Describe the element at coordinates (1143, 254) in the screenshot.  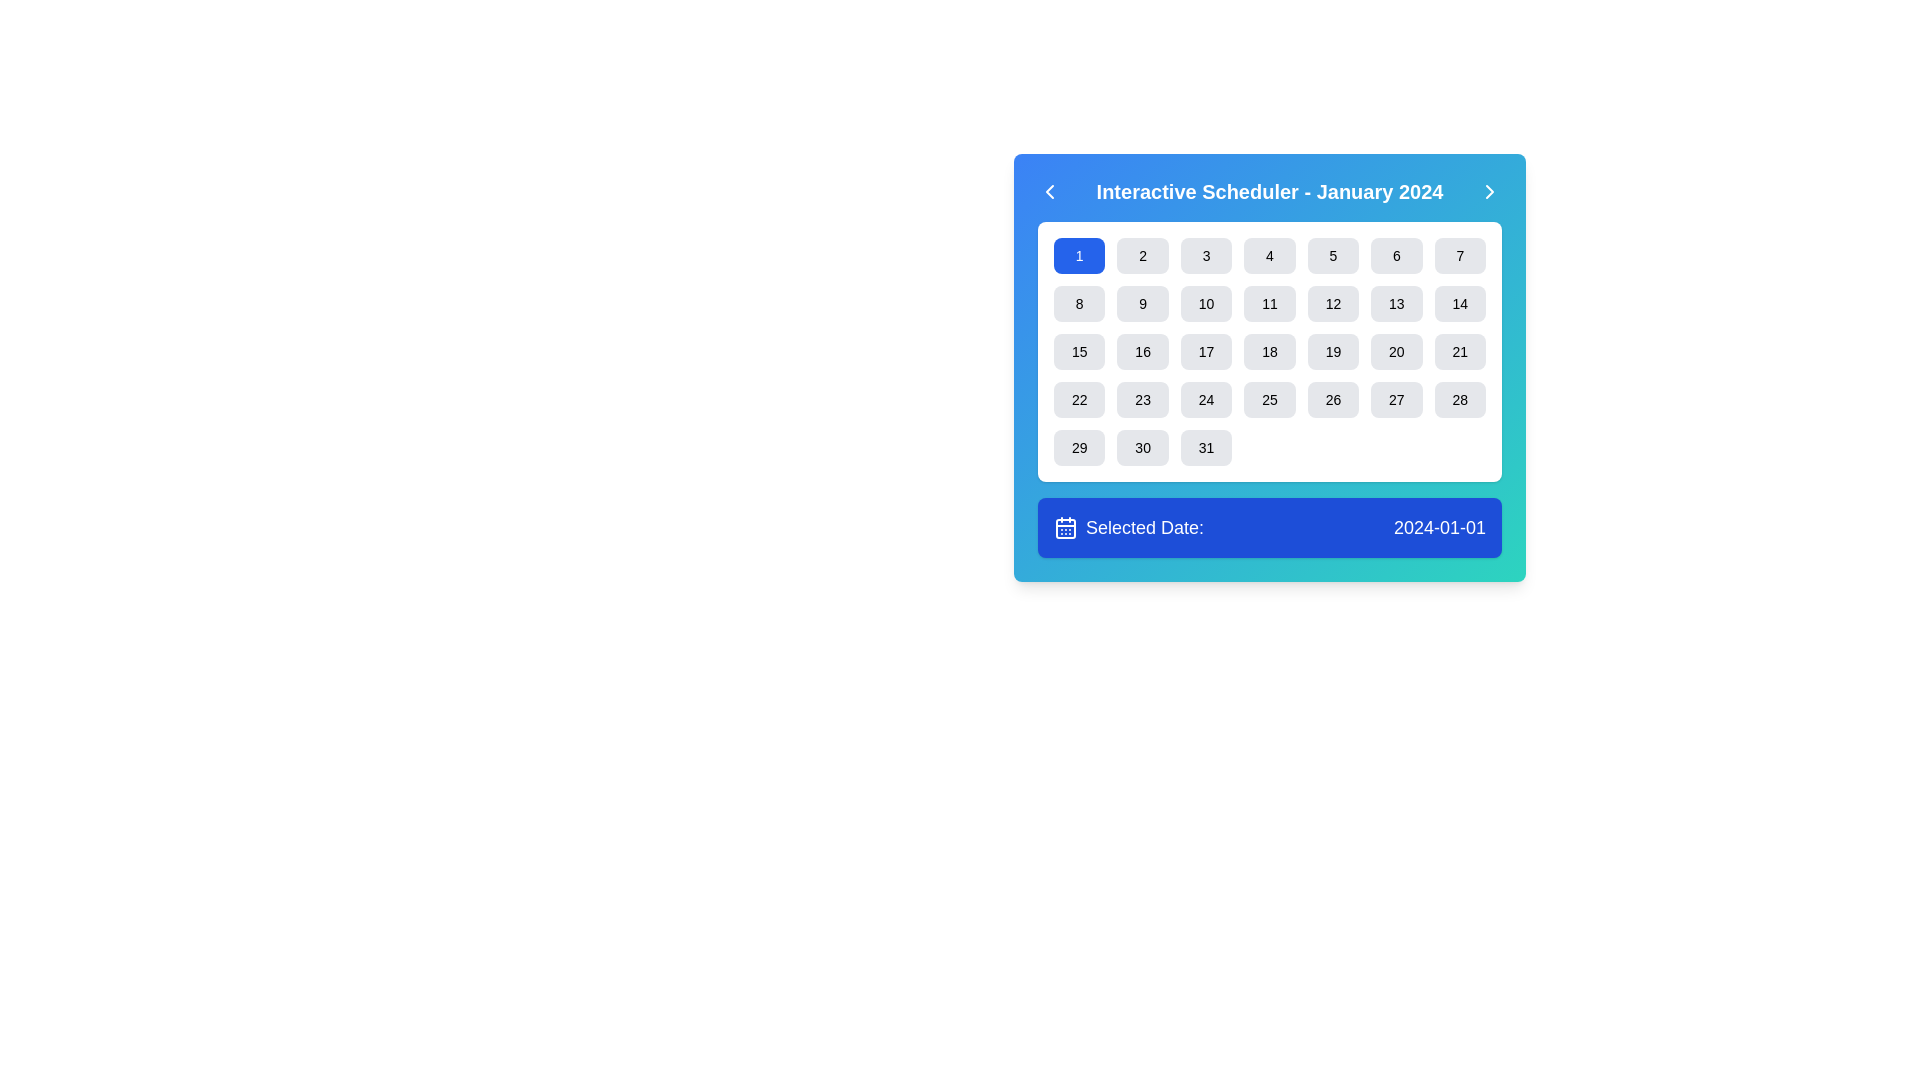
I see `the button labeled '2' in the topmost row of the calendar grid` at that location.